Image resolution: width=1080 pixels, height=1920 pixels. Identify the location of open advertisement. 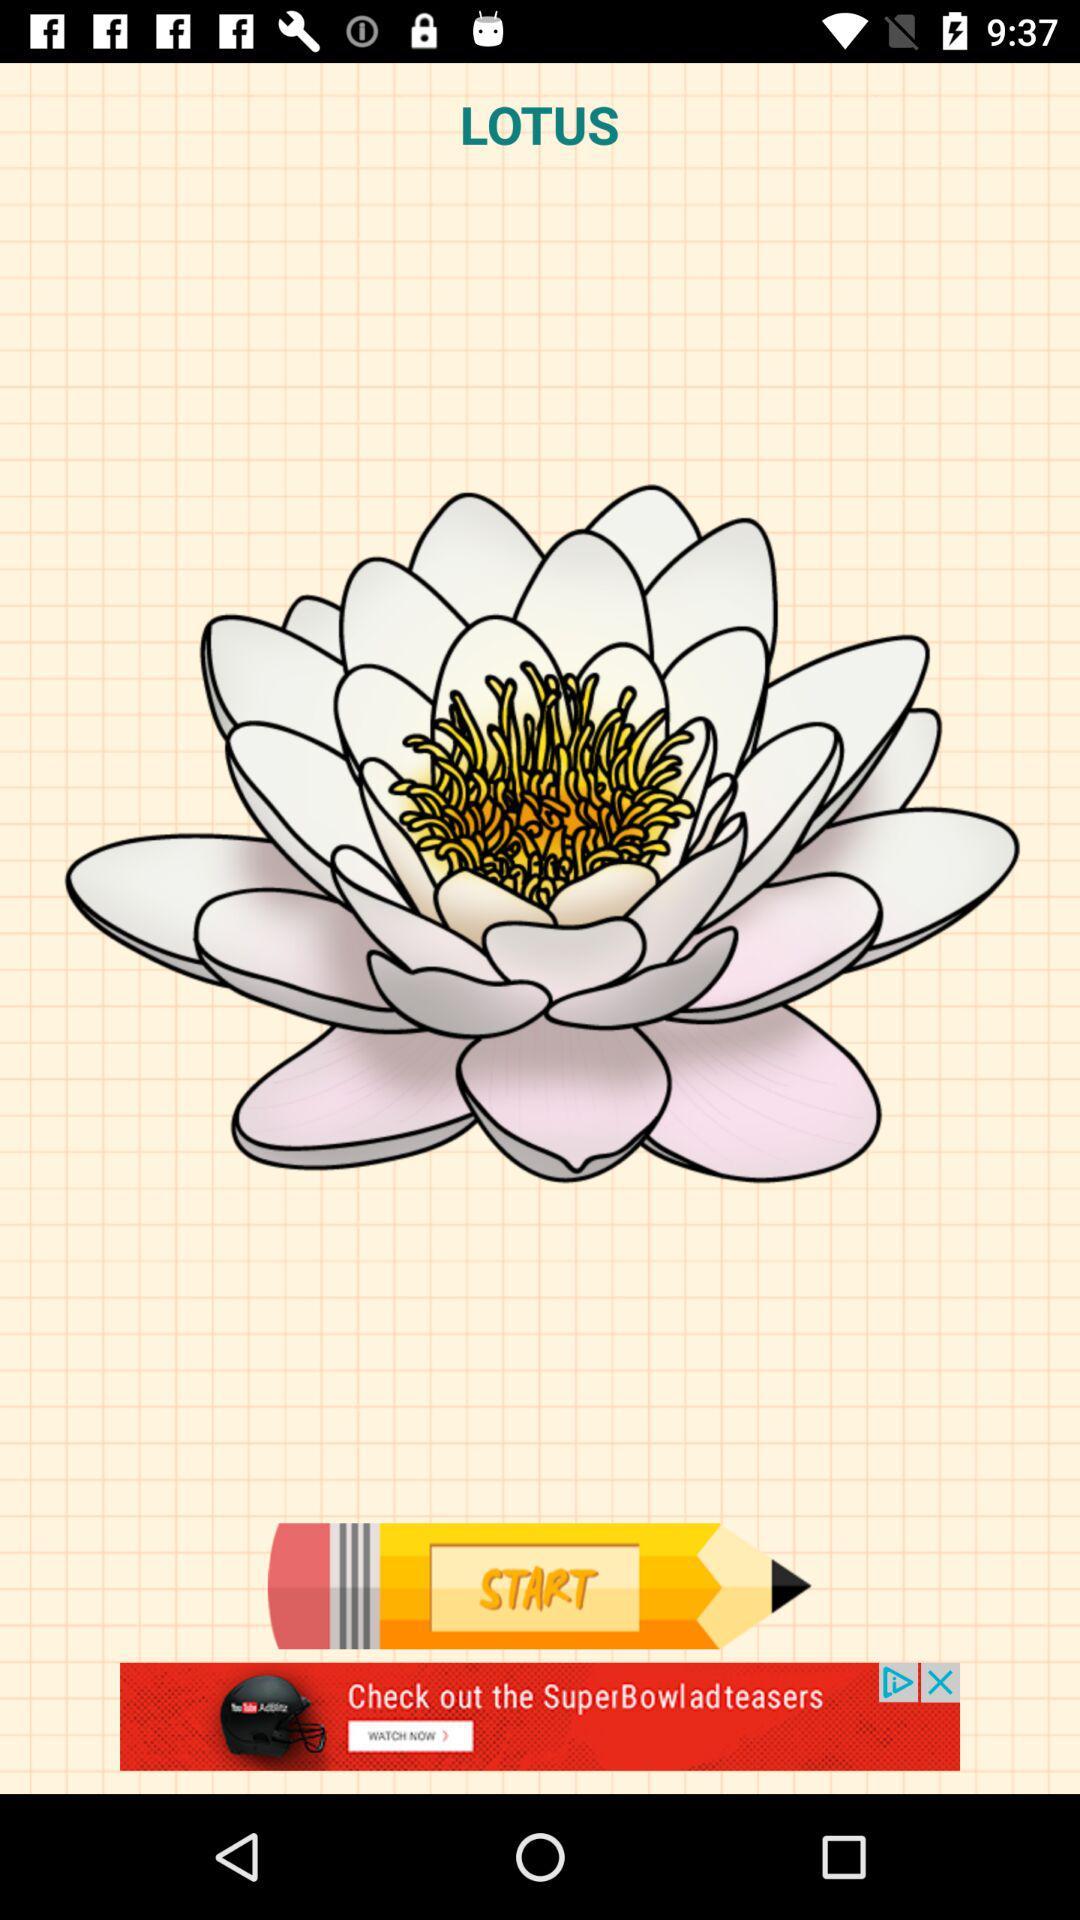
(540, 1727).